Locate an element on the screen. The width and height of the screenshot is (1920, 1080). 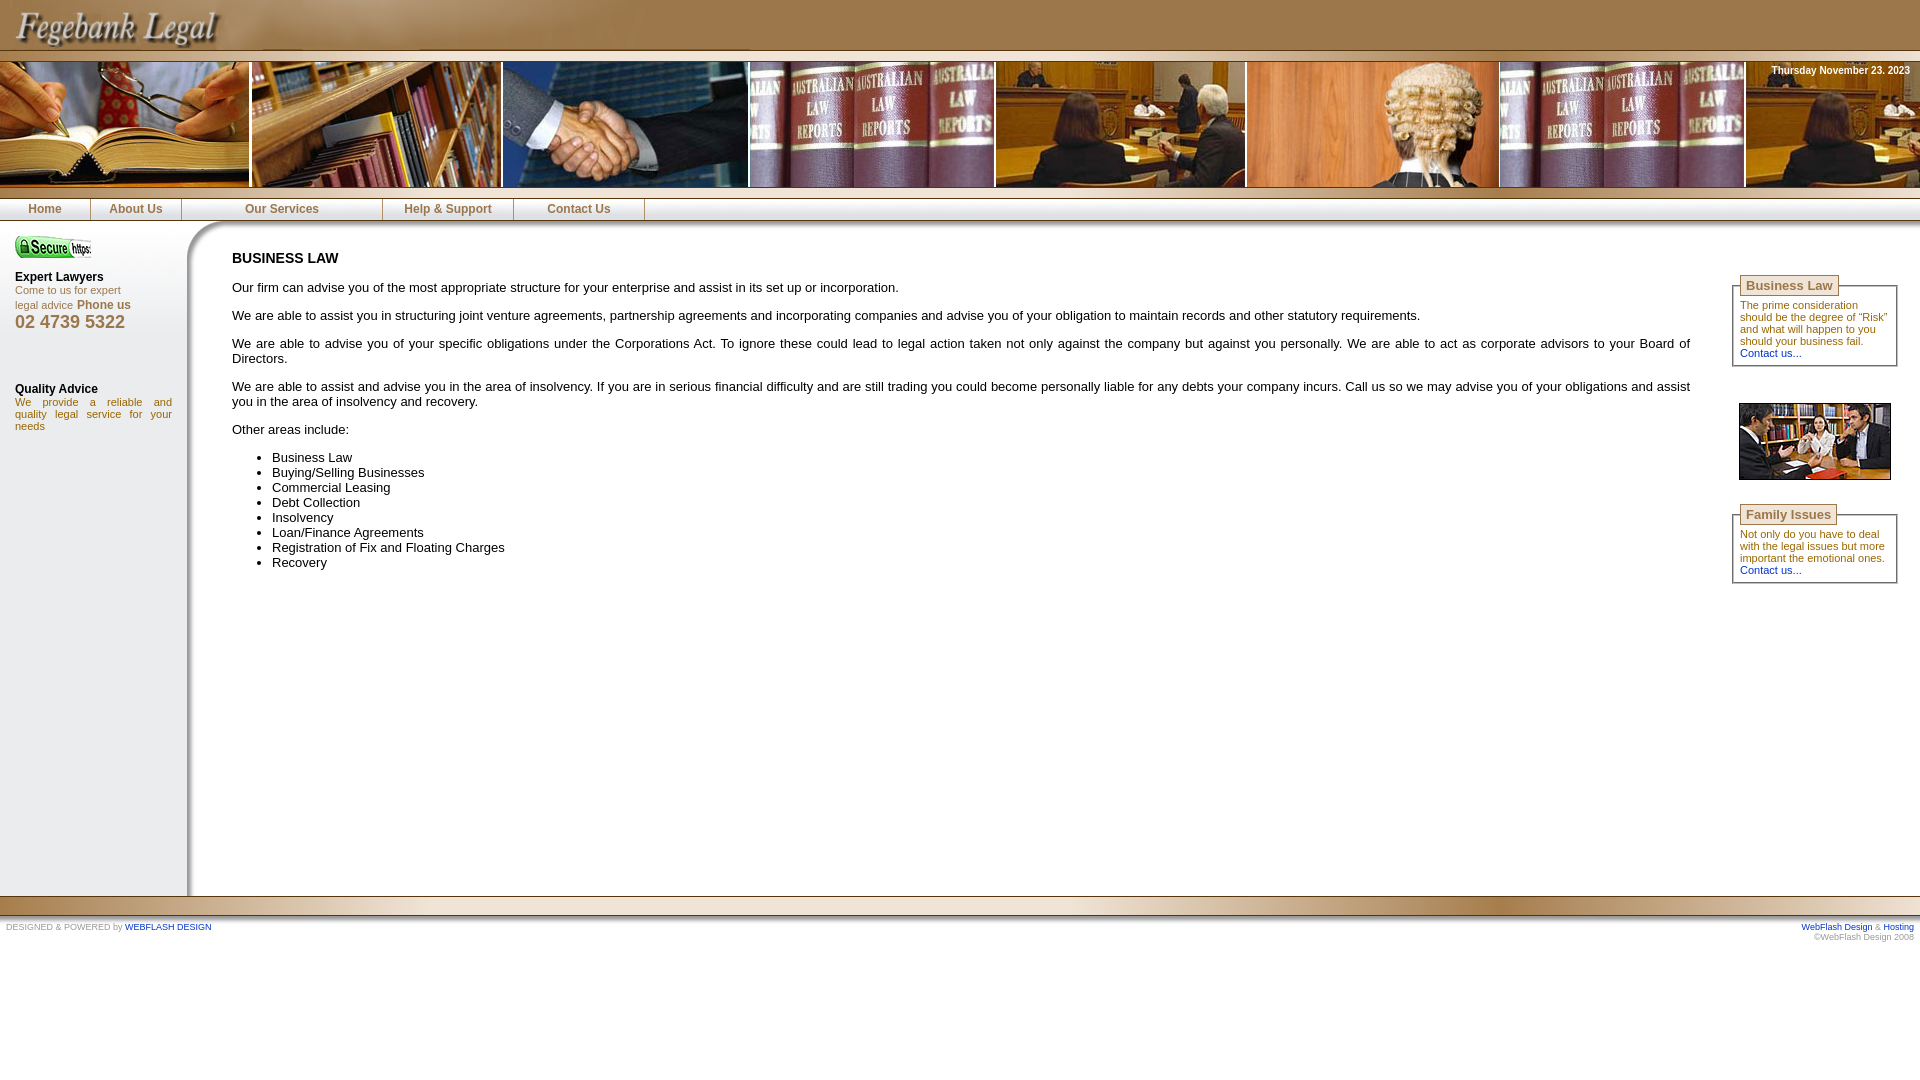
'Contact us...' is located at coordinates (1738, 352).